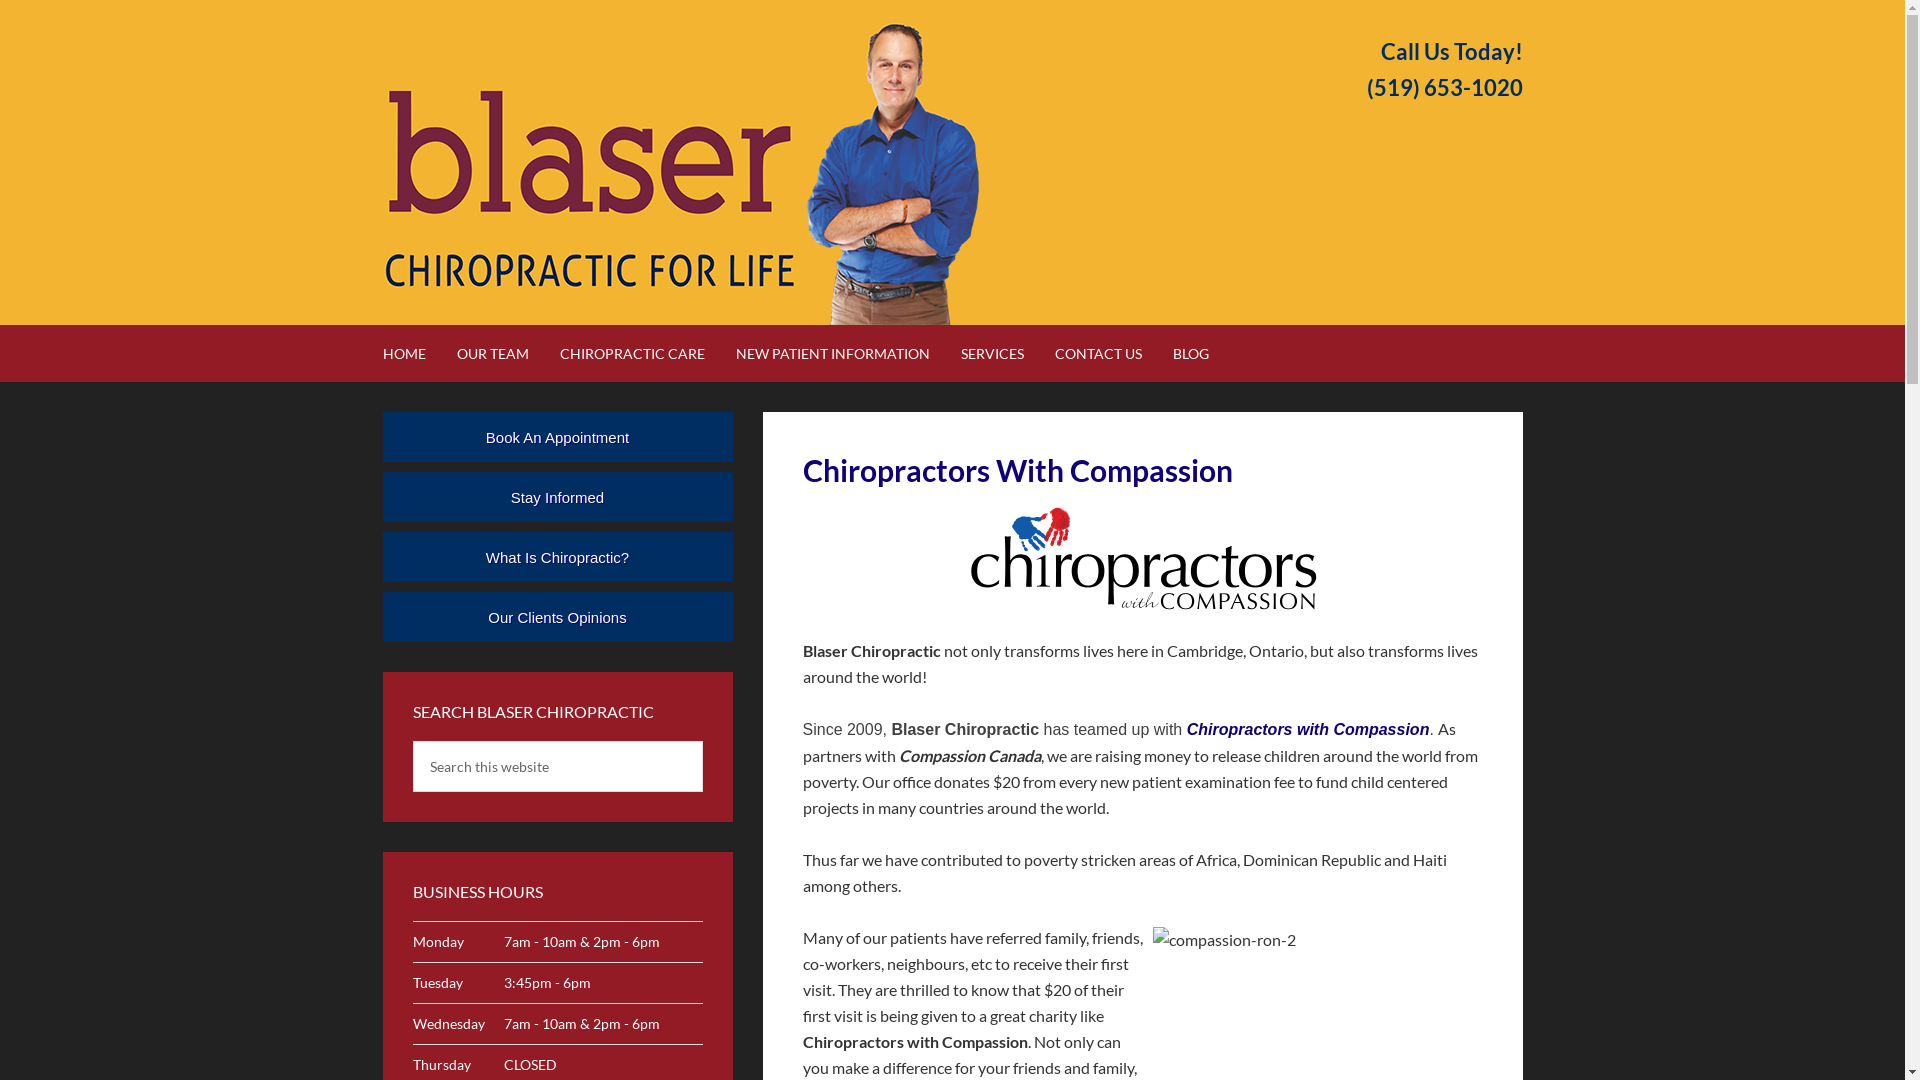 Image resolution: width=1920 pixels, height=1080 pixels. Describe the element at coordinates (556, 616) in the screenshot. I see `'Our Clients Opinions'` at that location.